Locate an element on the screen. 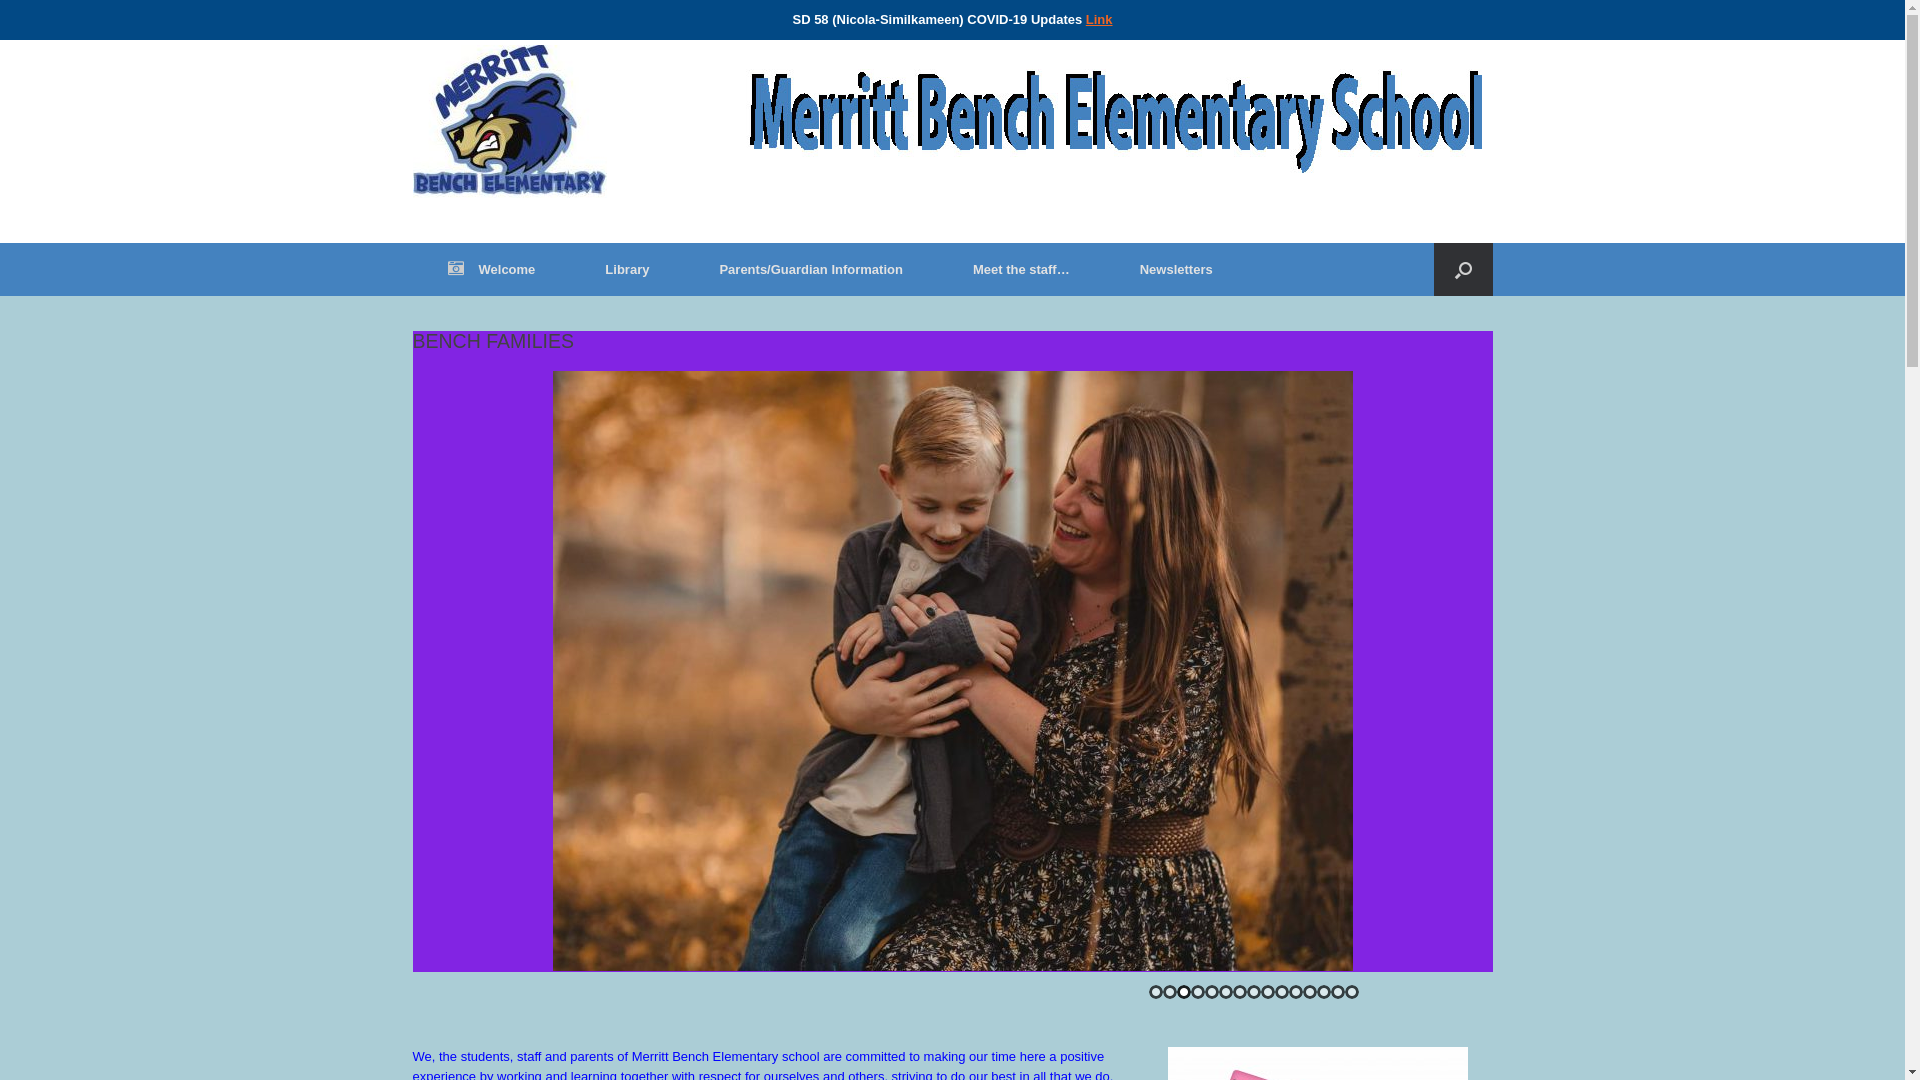  '2' is located at coordinates (1169, 991).